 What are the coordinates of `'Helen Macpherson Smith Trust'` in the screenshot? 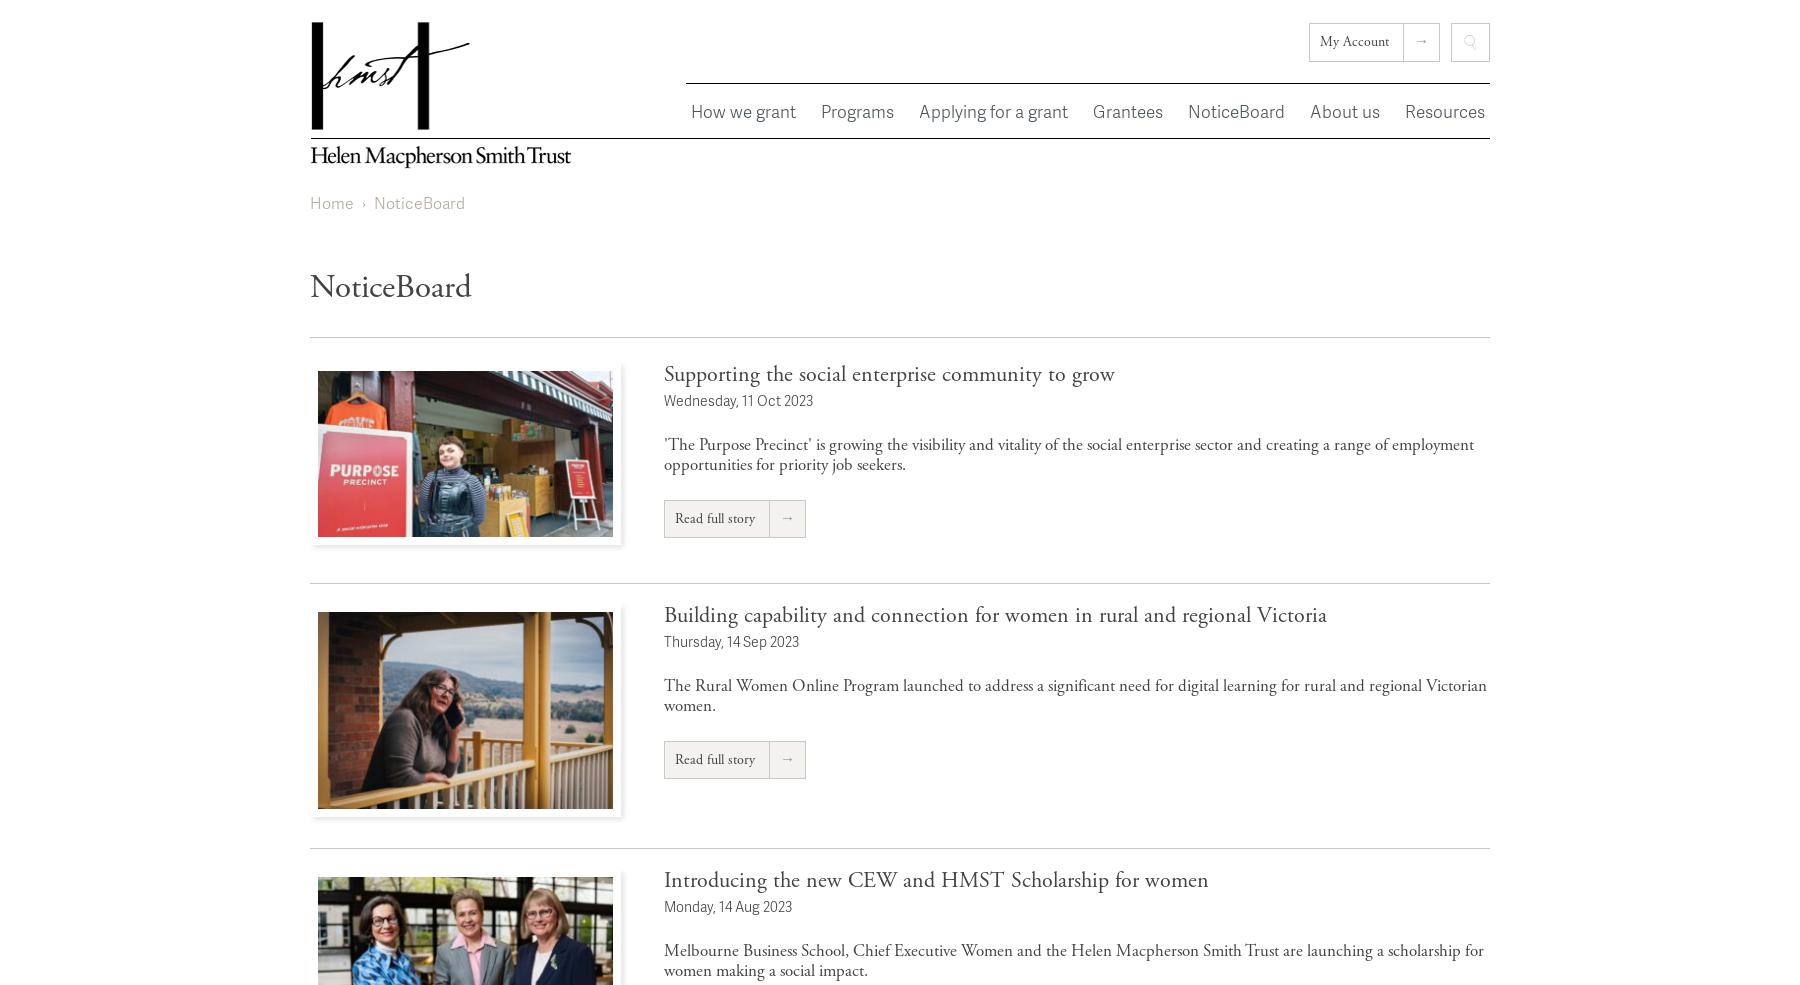 It's located at (431, 207).